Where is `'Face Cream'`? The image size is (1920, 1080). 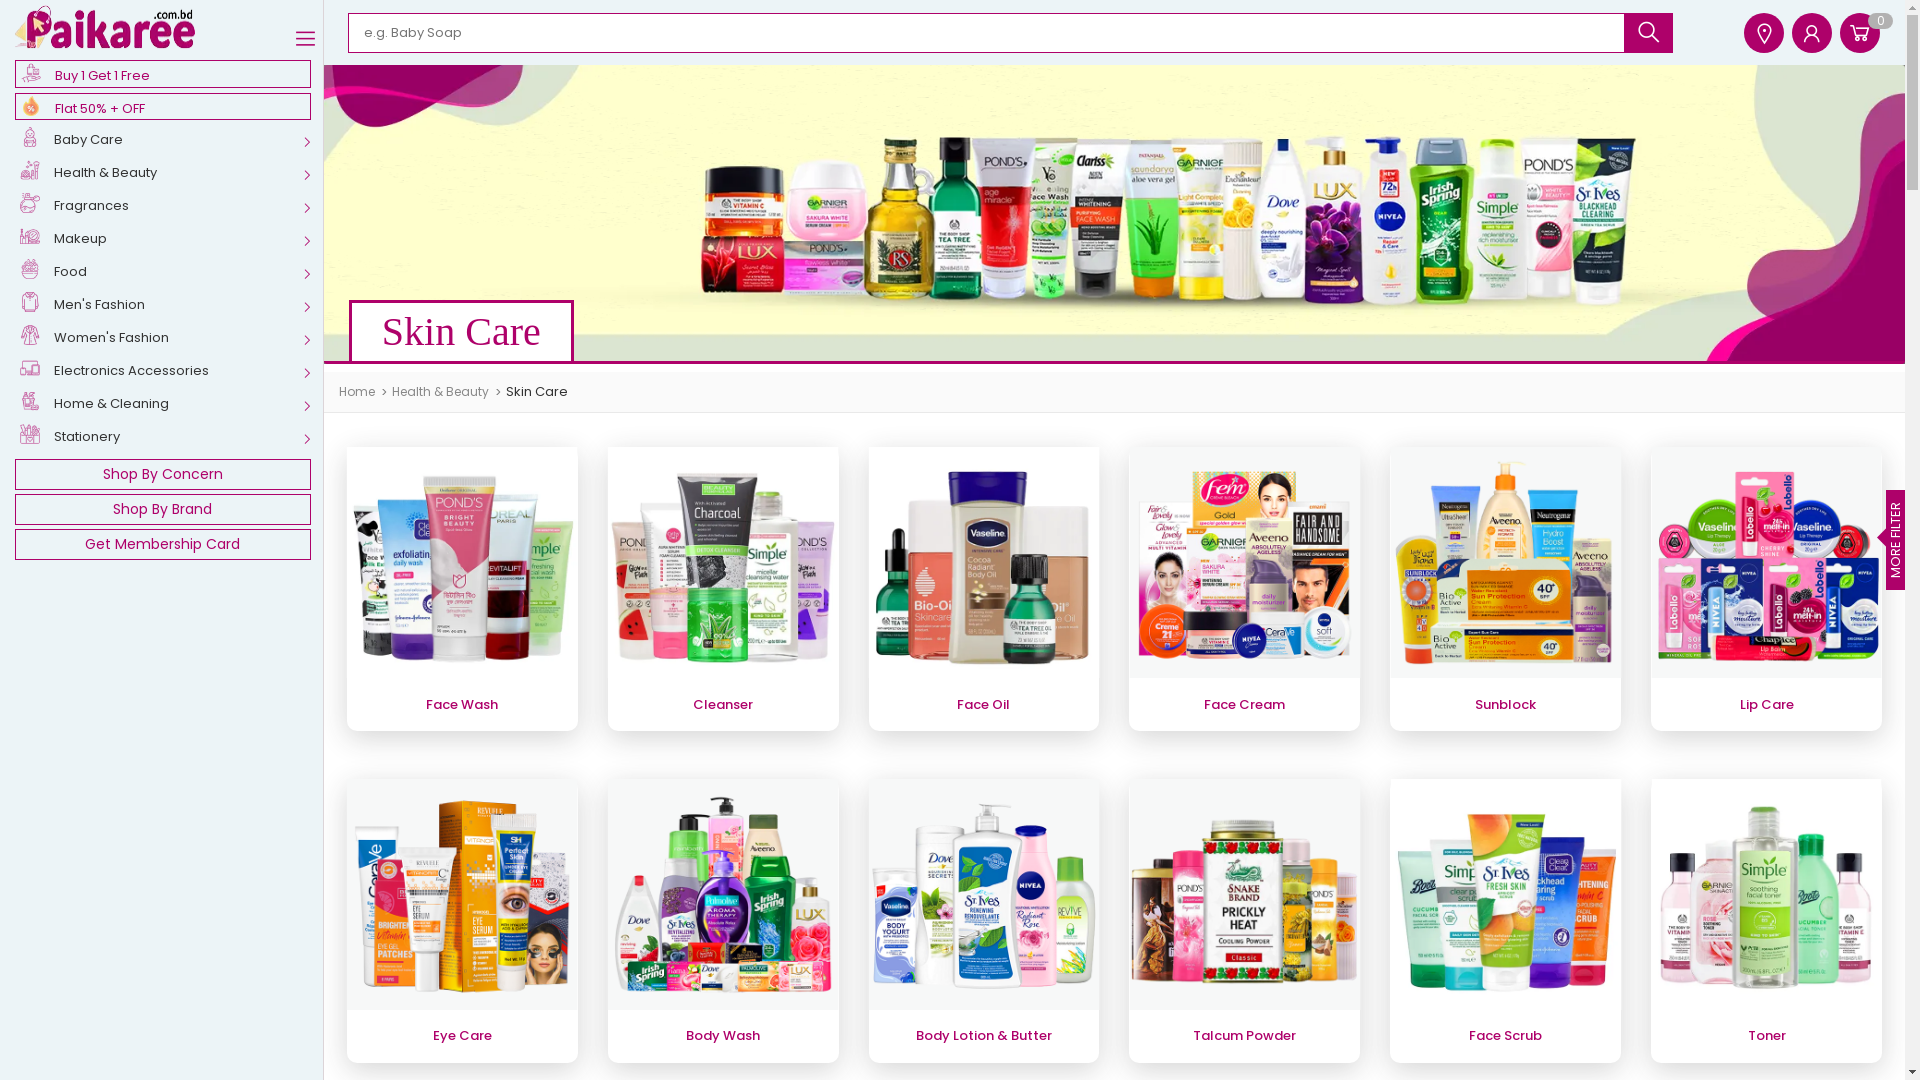 'Face Cream' is located at coordinates (1243, 588).